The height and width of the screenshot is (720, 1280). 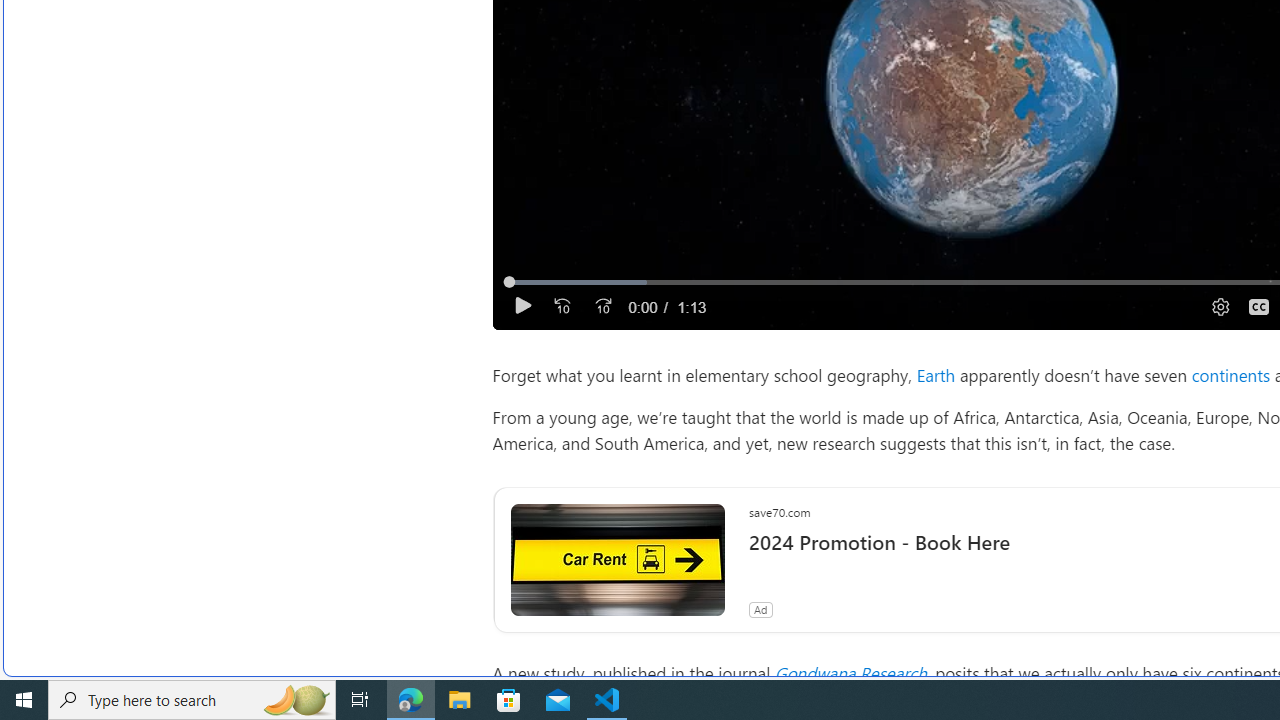 What do you see at coordinates (522, 306) in the screenshot?
I see `'Play'` at bounding box center [522, 306].